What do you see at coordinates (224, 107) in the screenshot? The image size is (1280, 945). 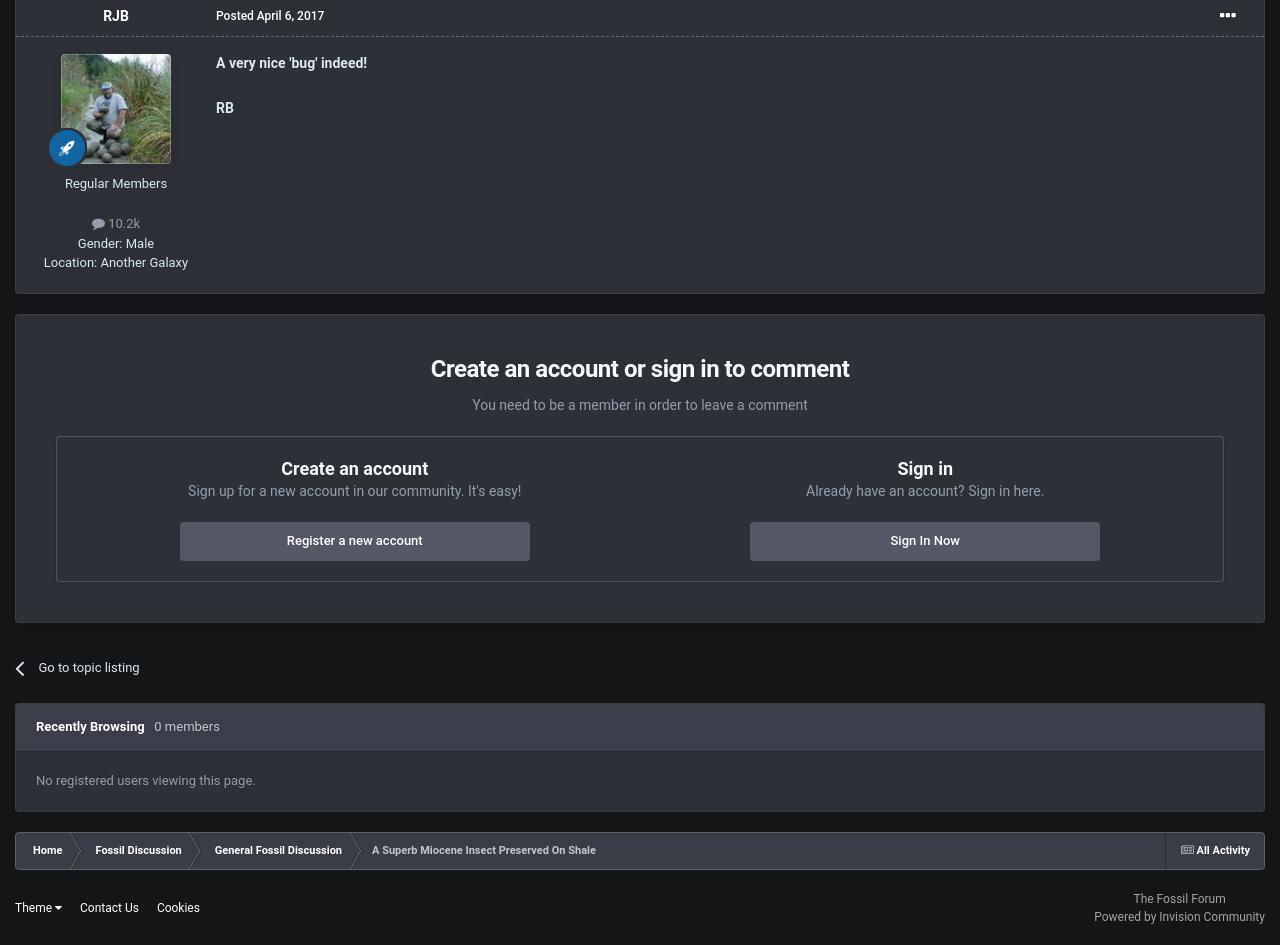 I see `'RB'` at bounding box center [224, 107].